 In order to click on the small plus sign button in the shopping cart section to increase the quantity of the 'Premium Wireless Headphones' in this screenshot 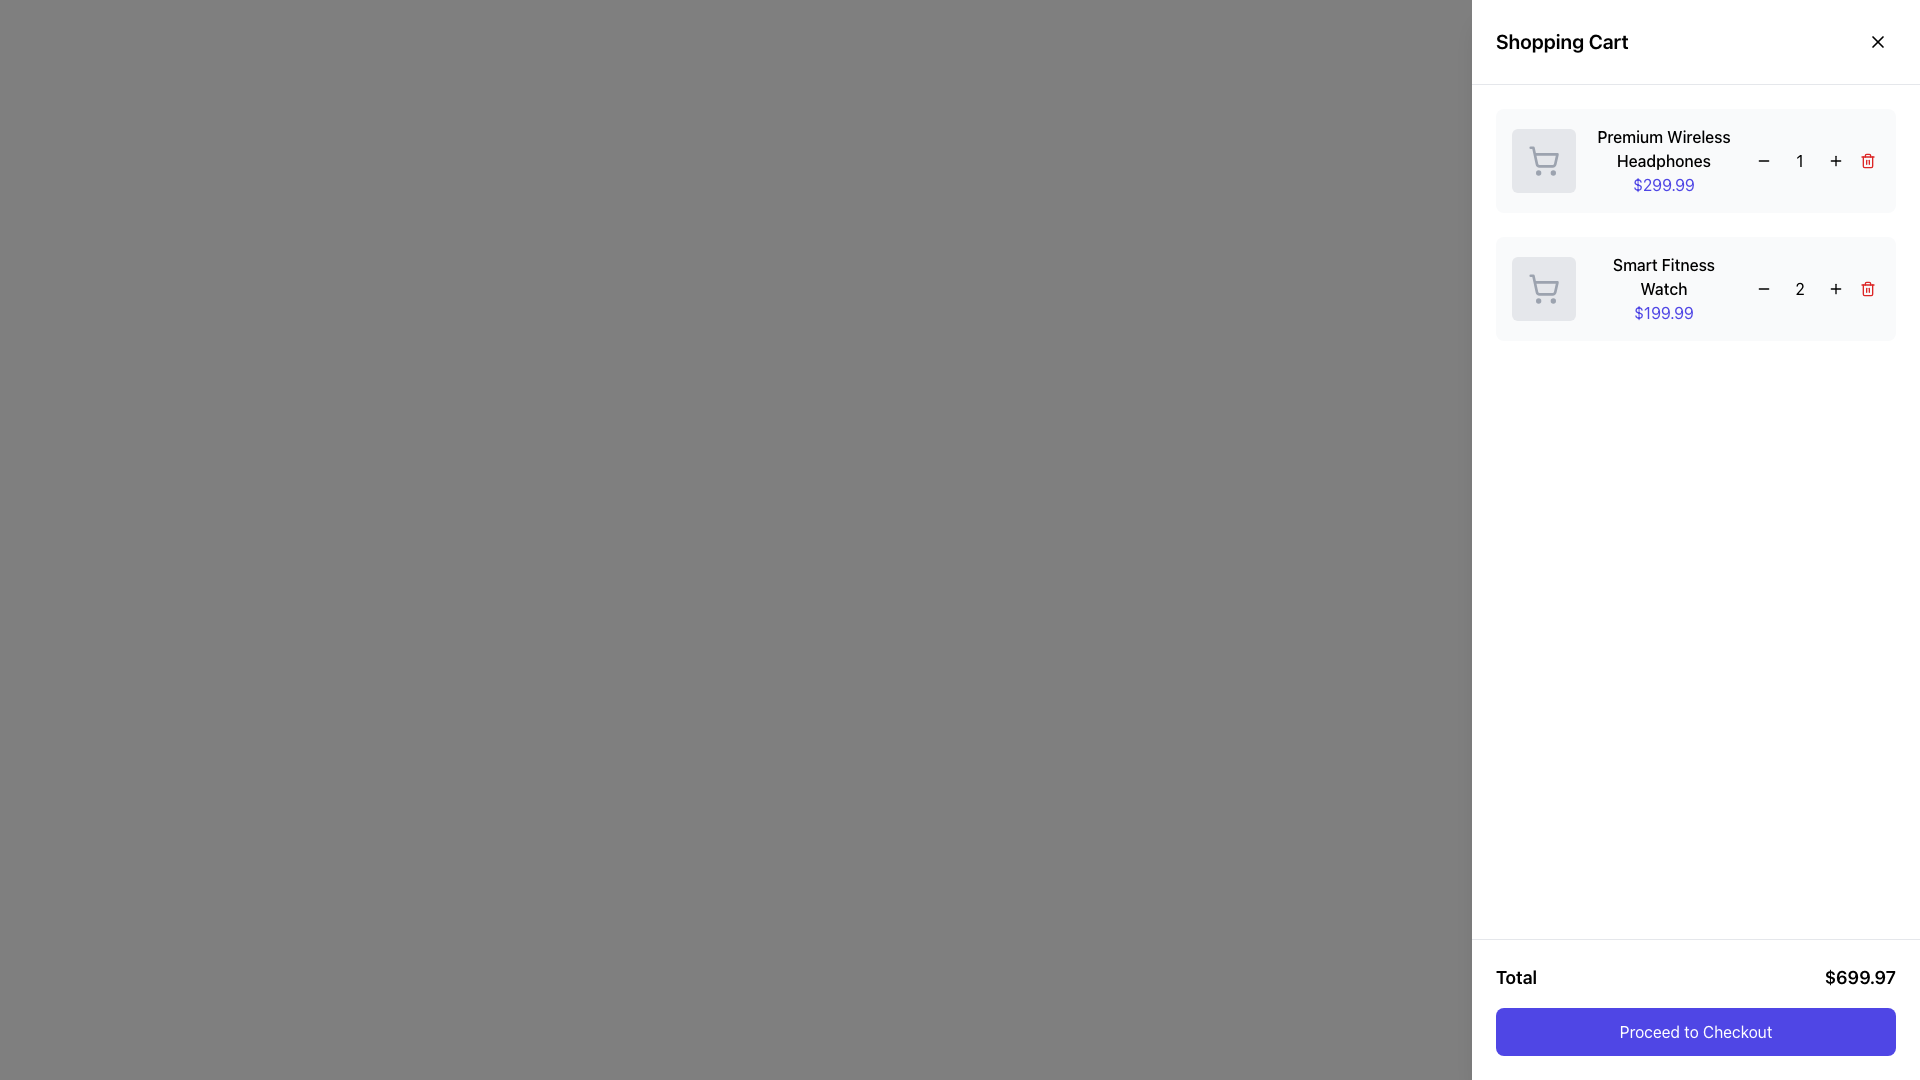, I will do `click(1836, 160)`.